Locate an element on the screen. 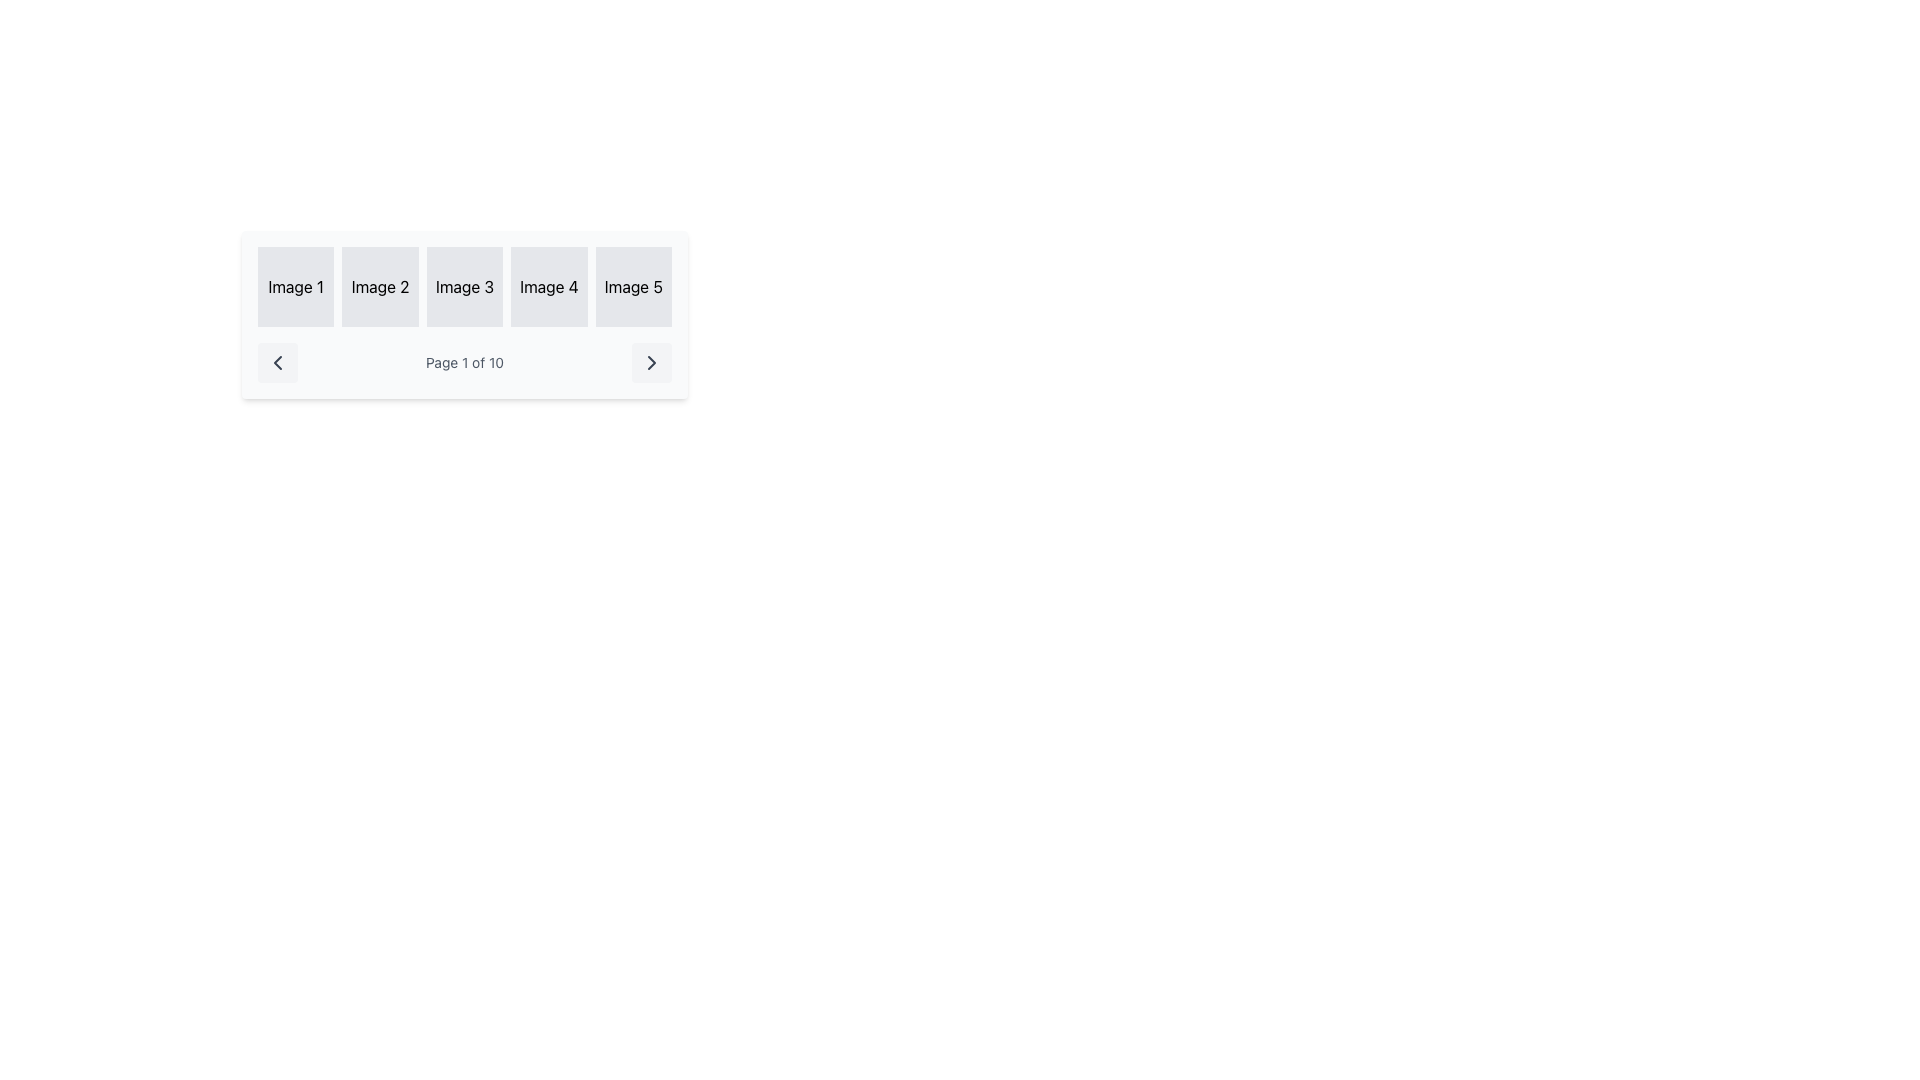 This screenshot has height=1080, width=1920. the rightward arrow icon, which is a minimalistic line-based design with a black stroke, located on the far right side of the pagination control interface is located at coordinates (652, 362).